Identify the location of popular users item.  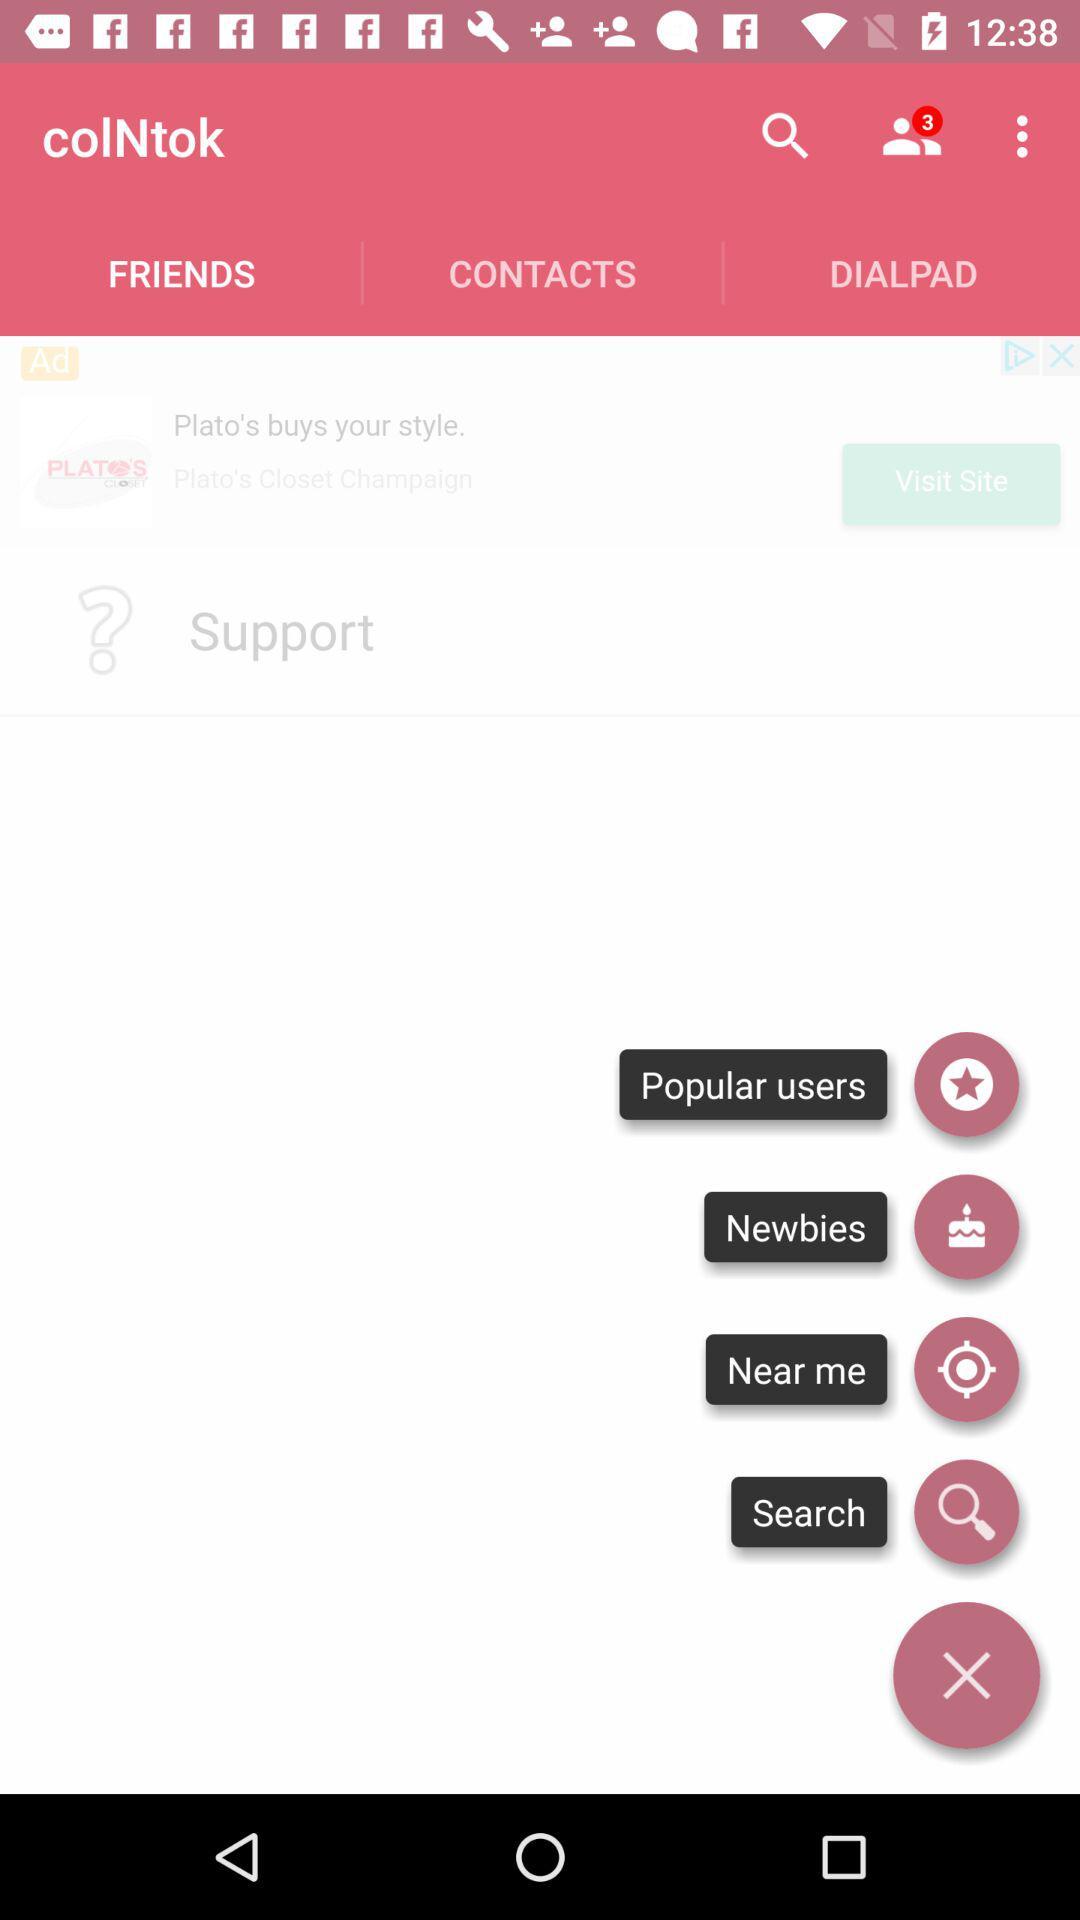
(753, 1083).